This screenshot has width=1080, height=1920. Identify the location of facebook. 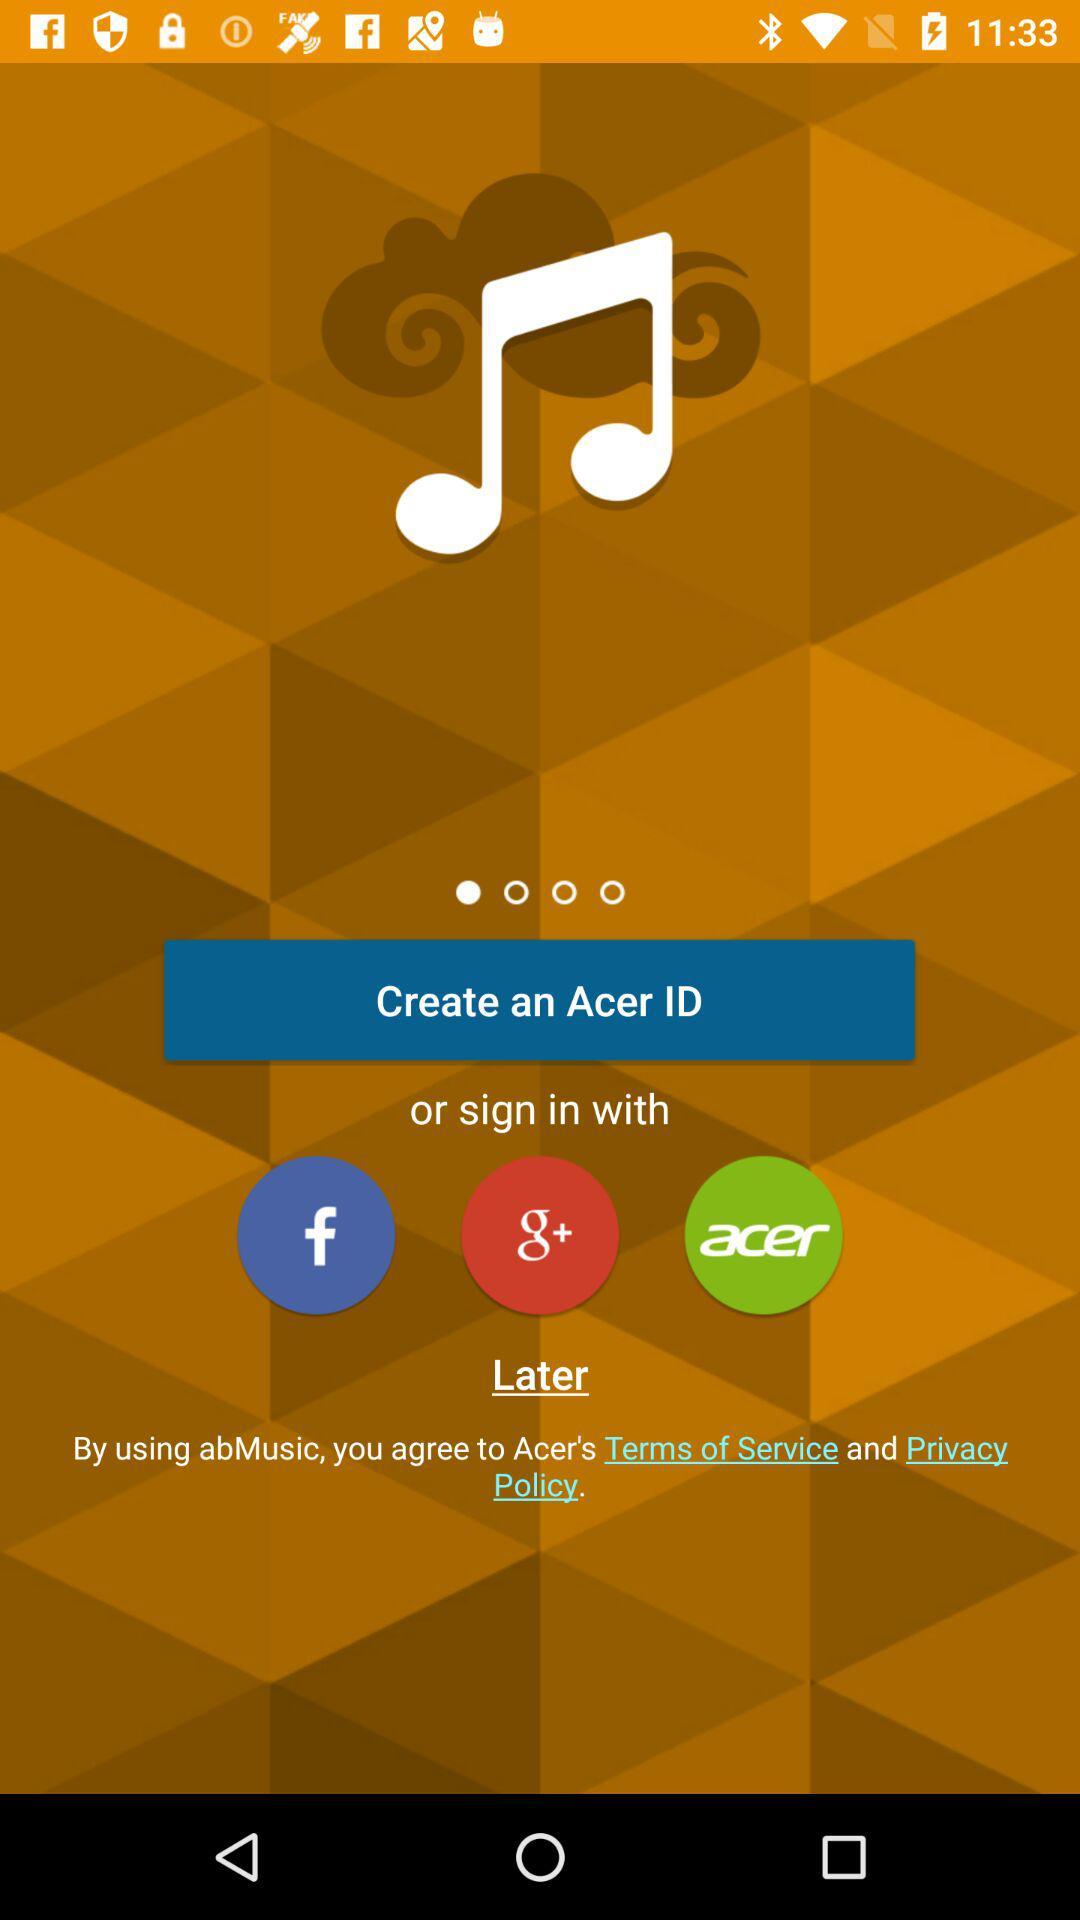
(315, 1234).